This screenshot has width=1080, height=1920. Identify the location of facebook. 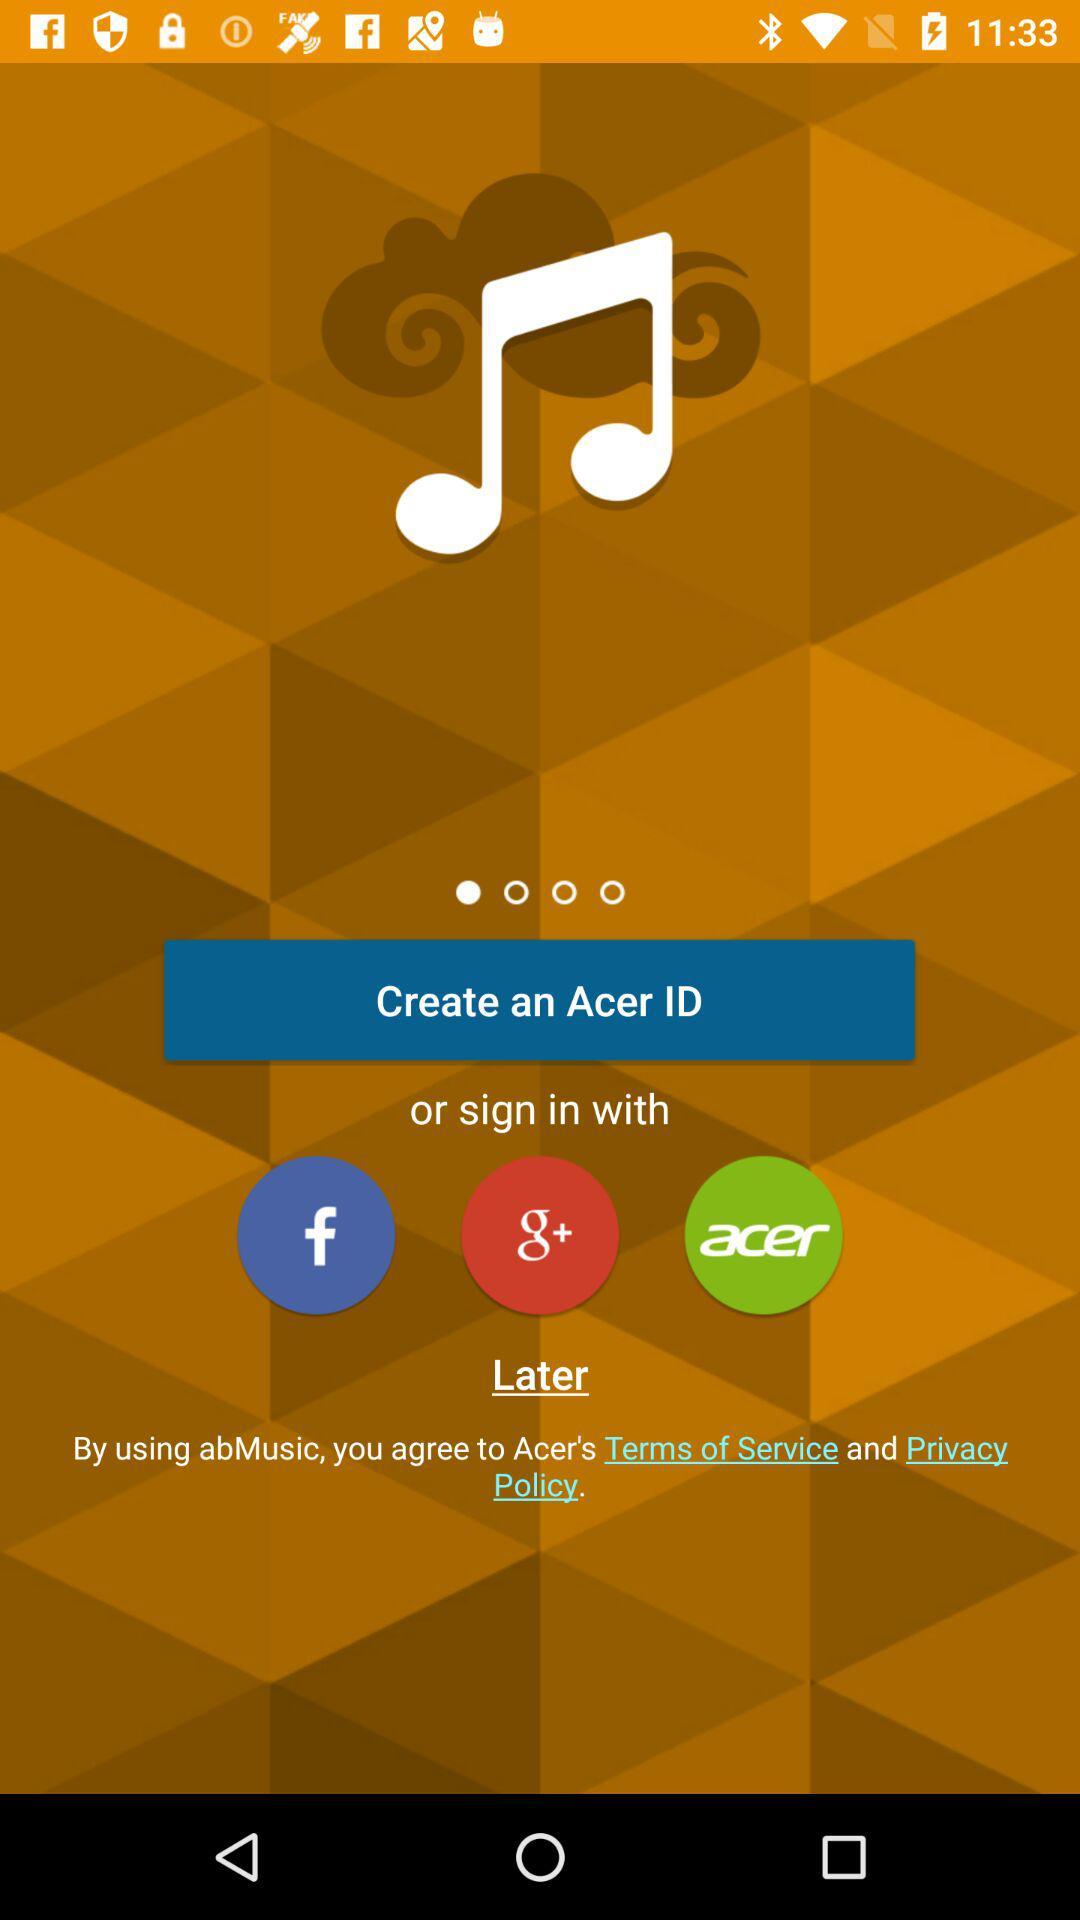
(315, 1234).